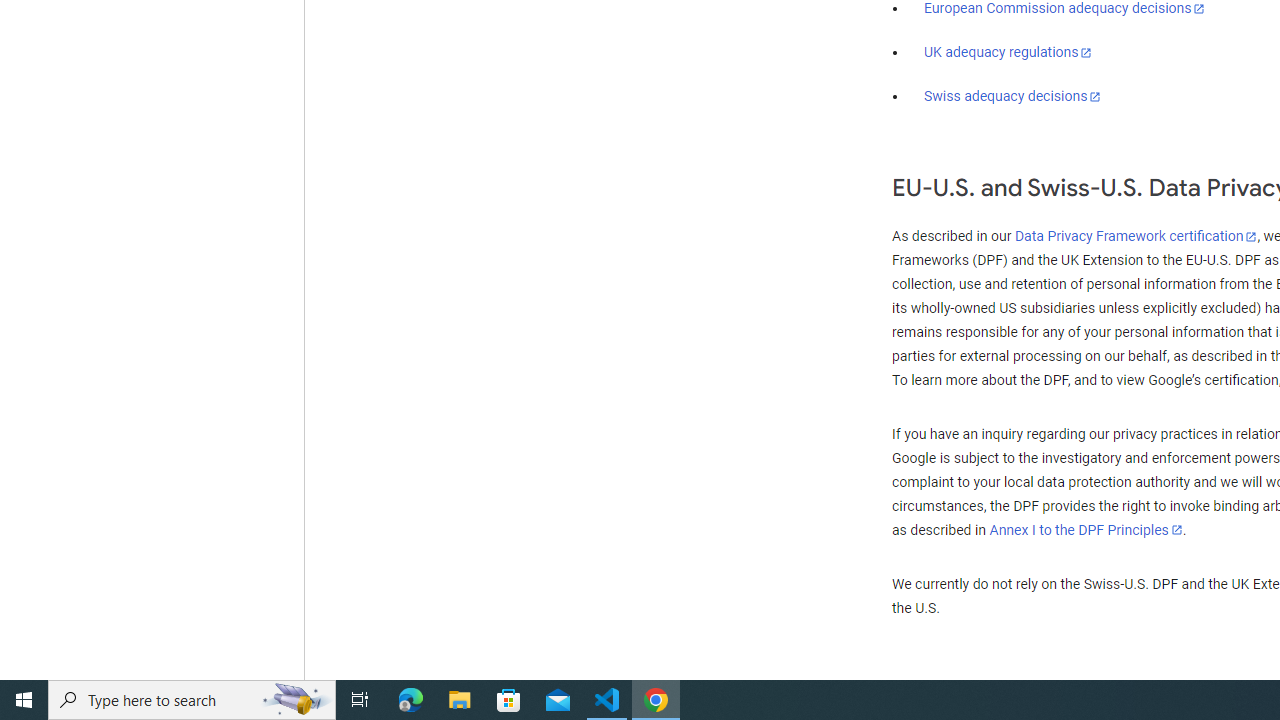 The width and height of the screenshot is (1280, 720). Describe the element at coordinates (1063, 9) in the screenshot. I see `'European Commission adequacy decisions'` at that location.